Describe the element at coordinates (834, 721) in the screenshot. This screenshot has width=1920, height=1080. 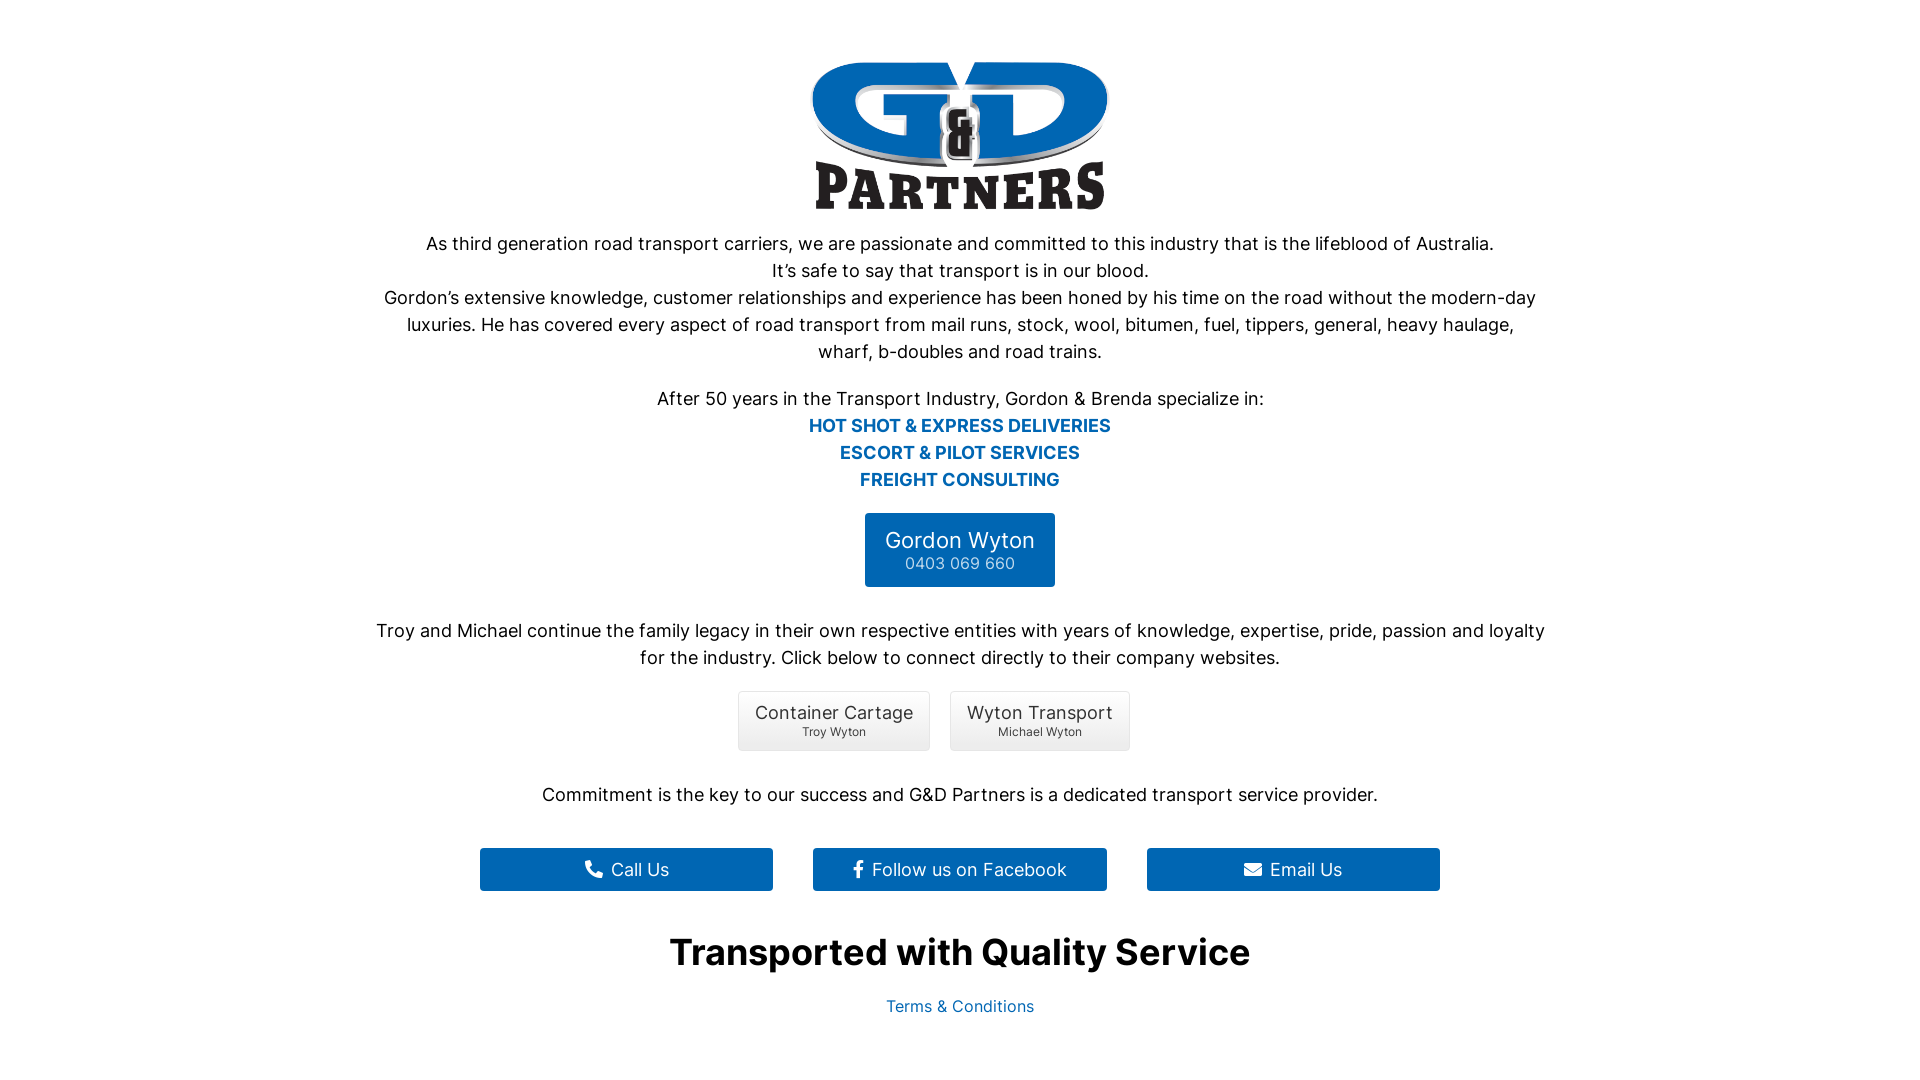
I see `'Container Cartage` at that location.